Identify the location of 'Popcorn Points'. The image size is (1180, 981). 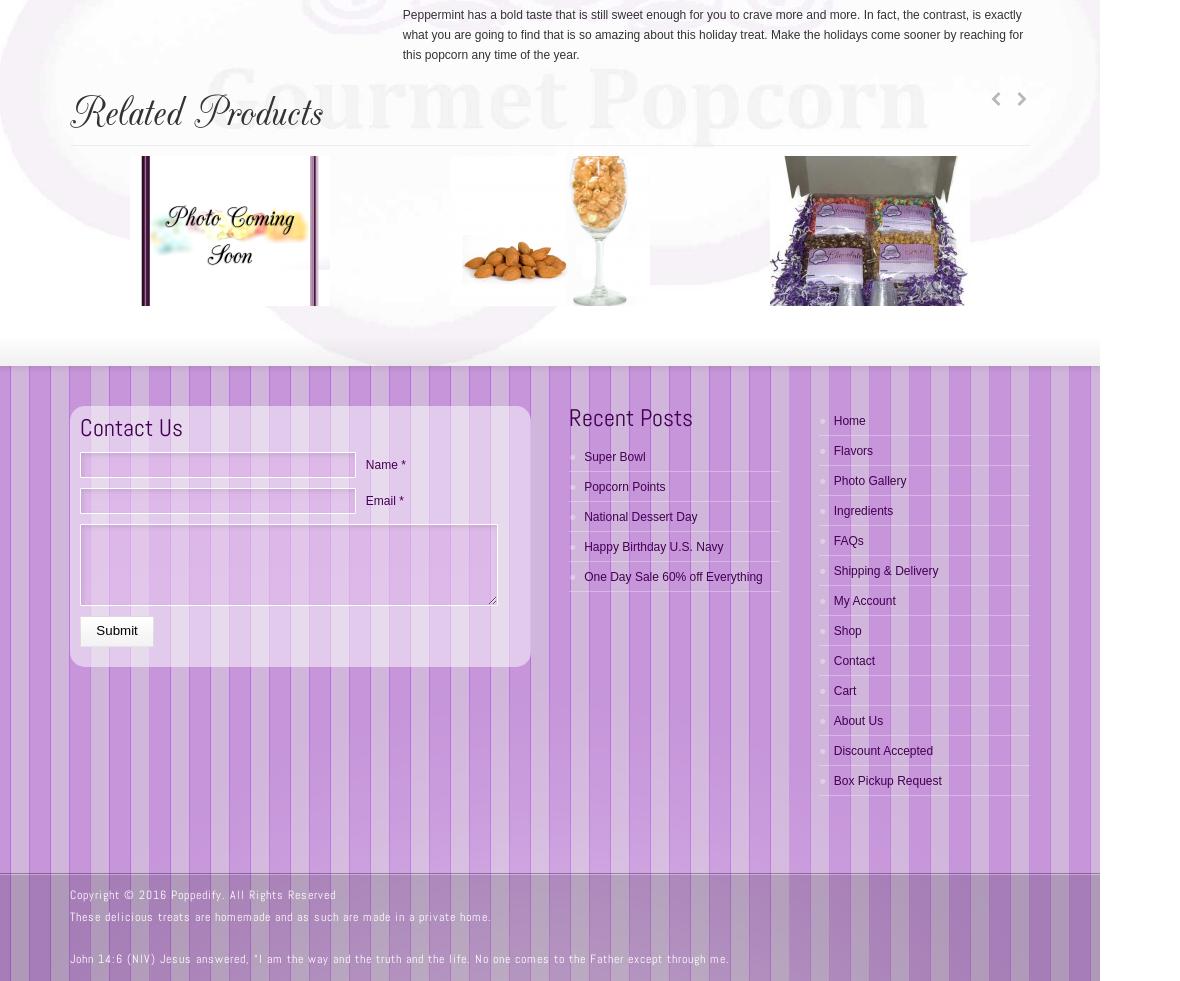
(583, 485).